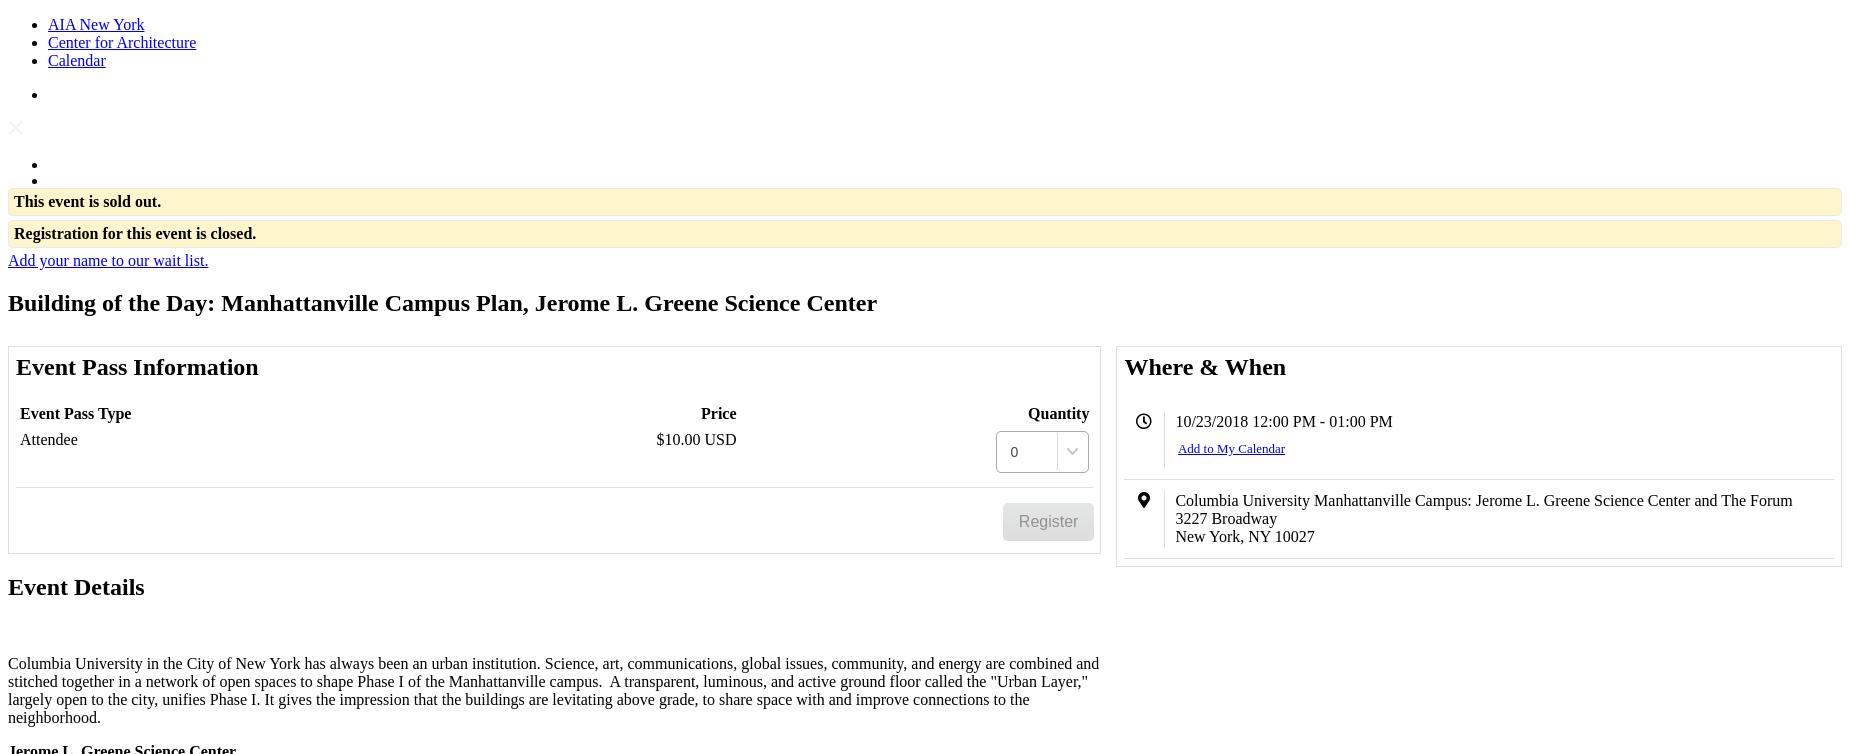 The width and height of the screenshot is (1850, 754). What do you see at coordinates (120, 42) in the screenshot?
I see `'Center for Architecture'` at bounding box center [120, 42].